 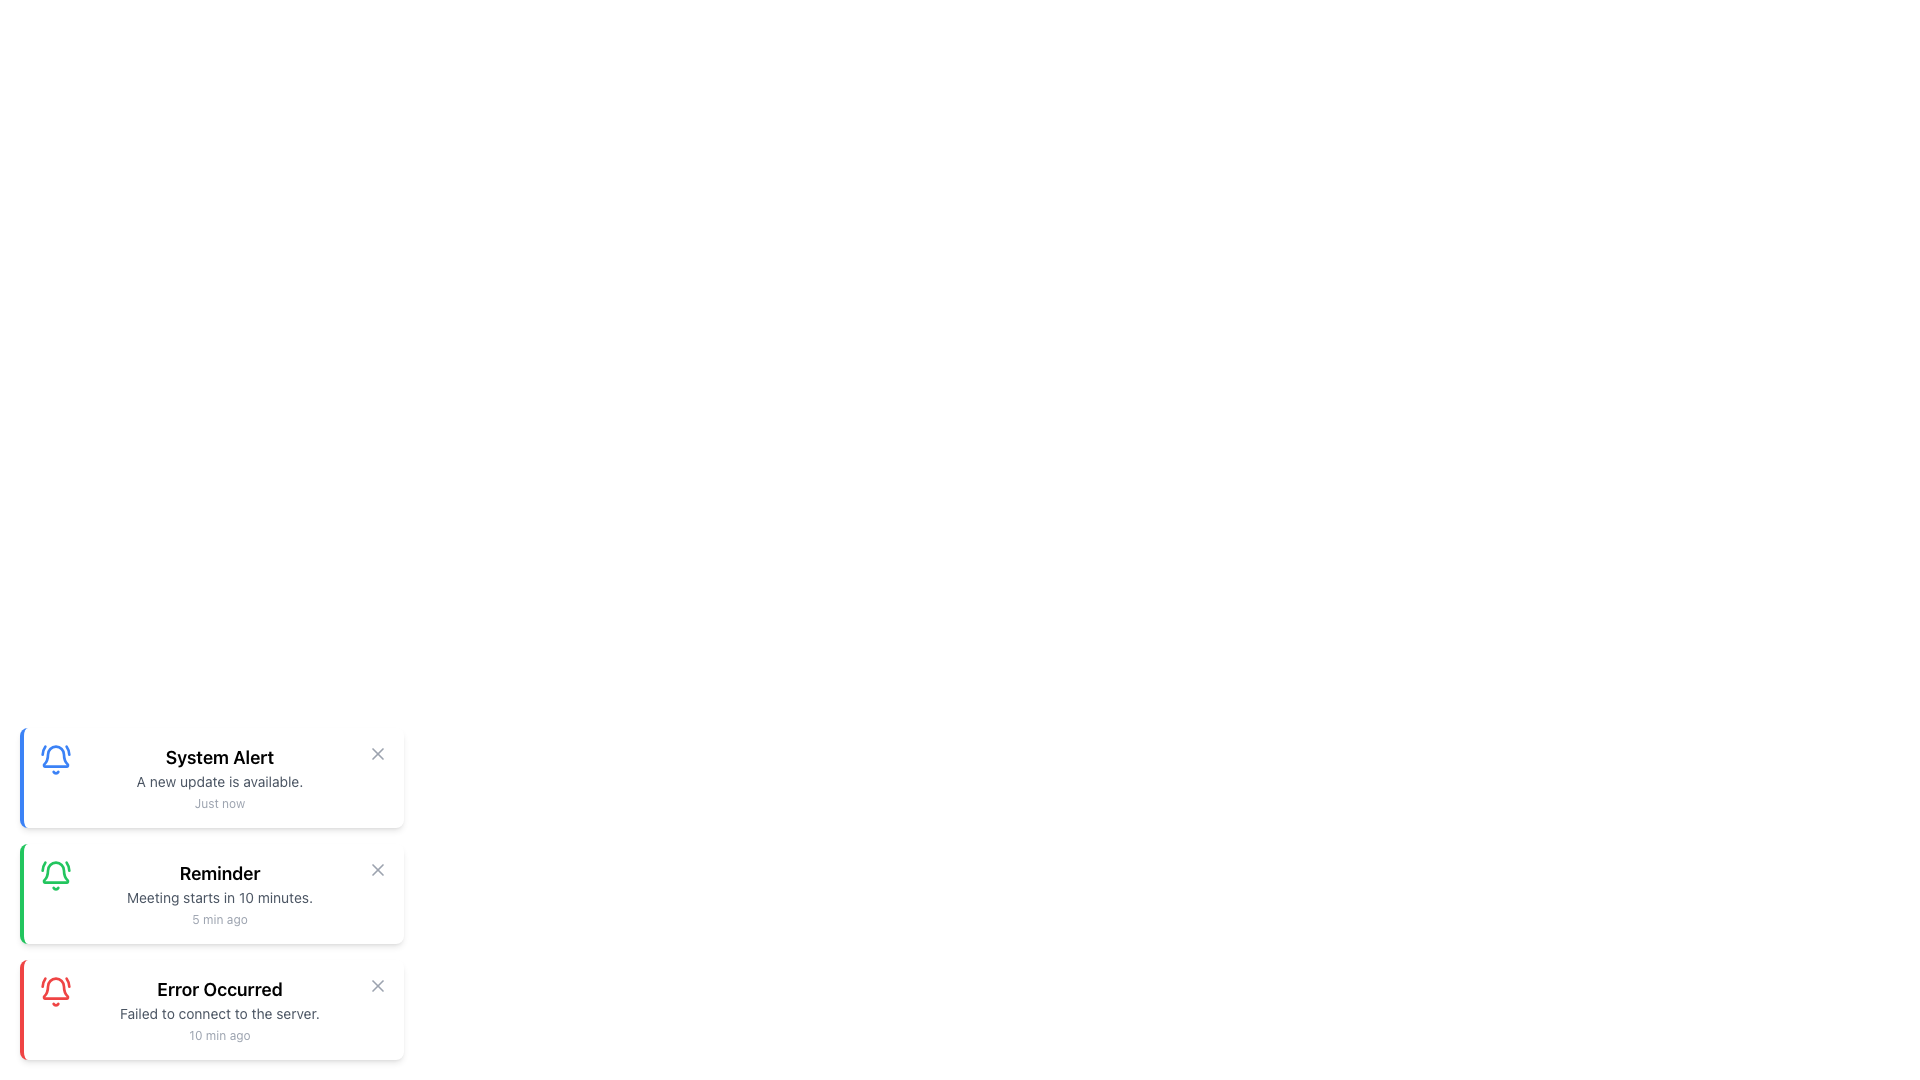 I want to click on the static text displaying 'Meeting starts in 10 minutes.' which is located between the title 'Reminder' and the timestamp '5 min ago' in the notification card, so click(x=220, y=897).